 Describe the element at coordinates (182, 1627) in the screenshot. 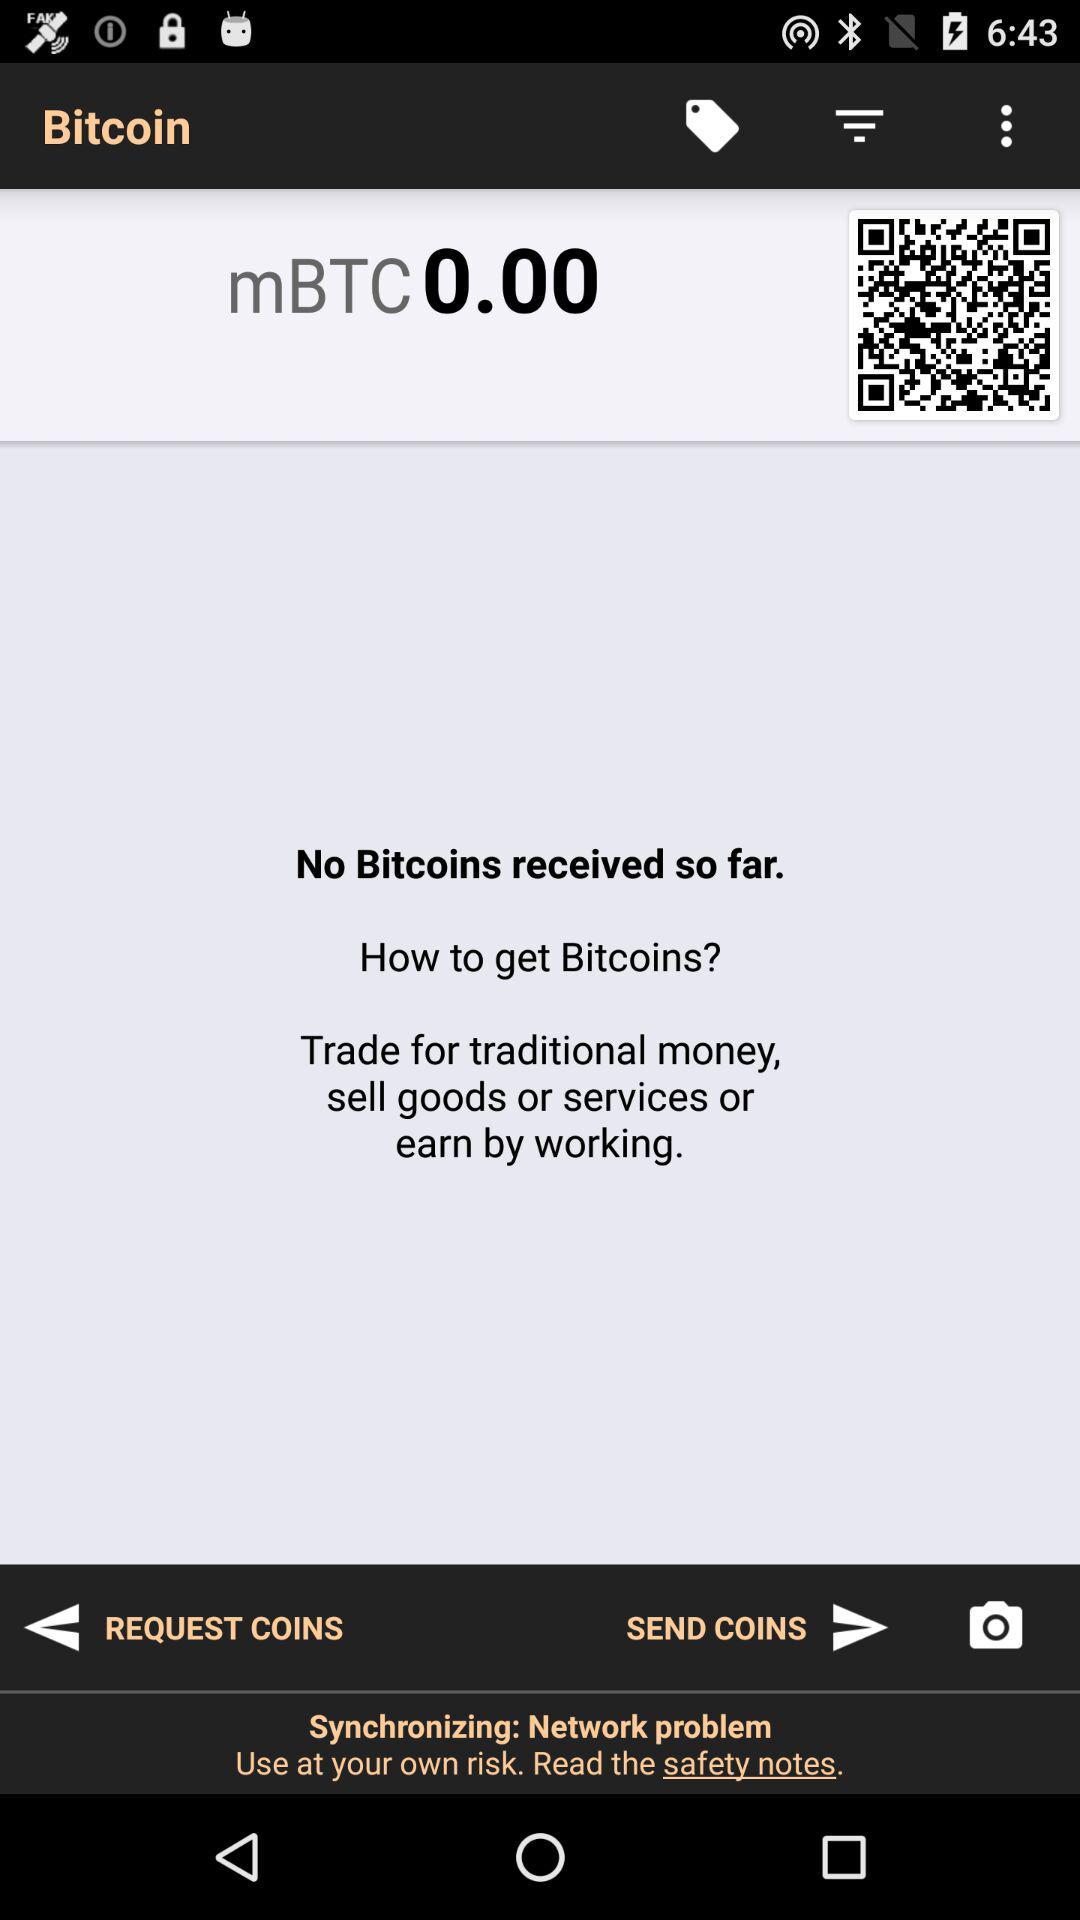

I see `icon to the left of the send coins item` at that location.